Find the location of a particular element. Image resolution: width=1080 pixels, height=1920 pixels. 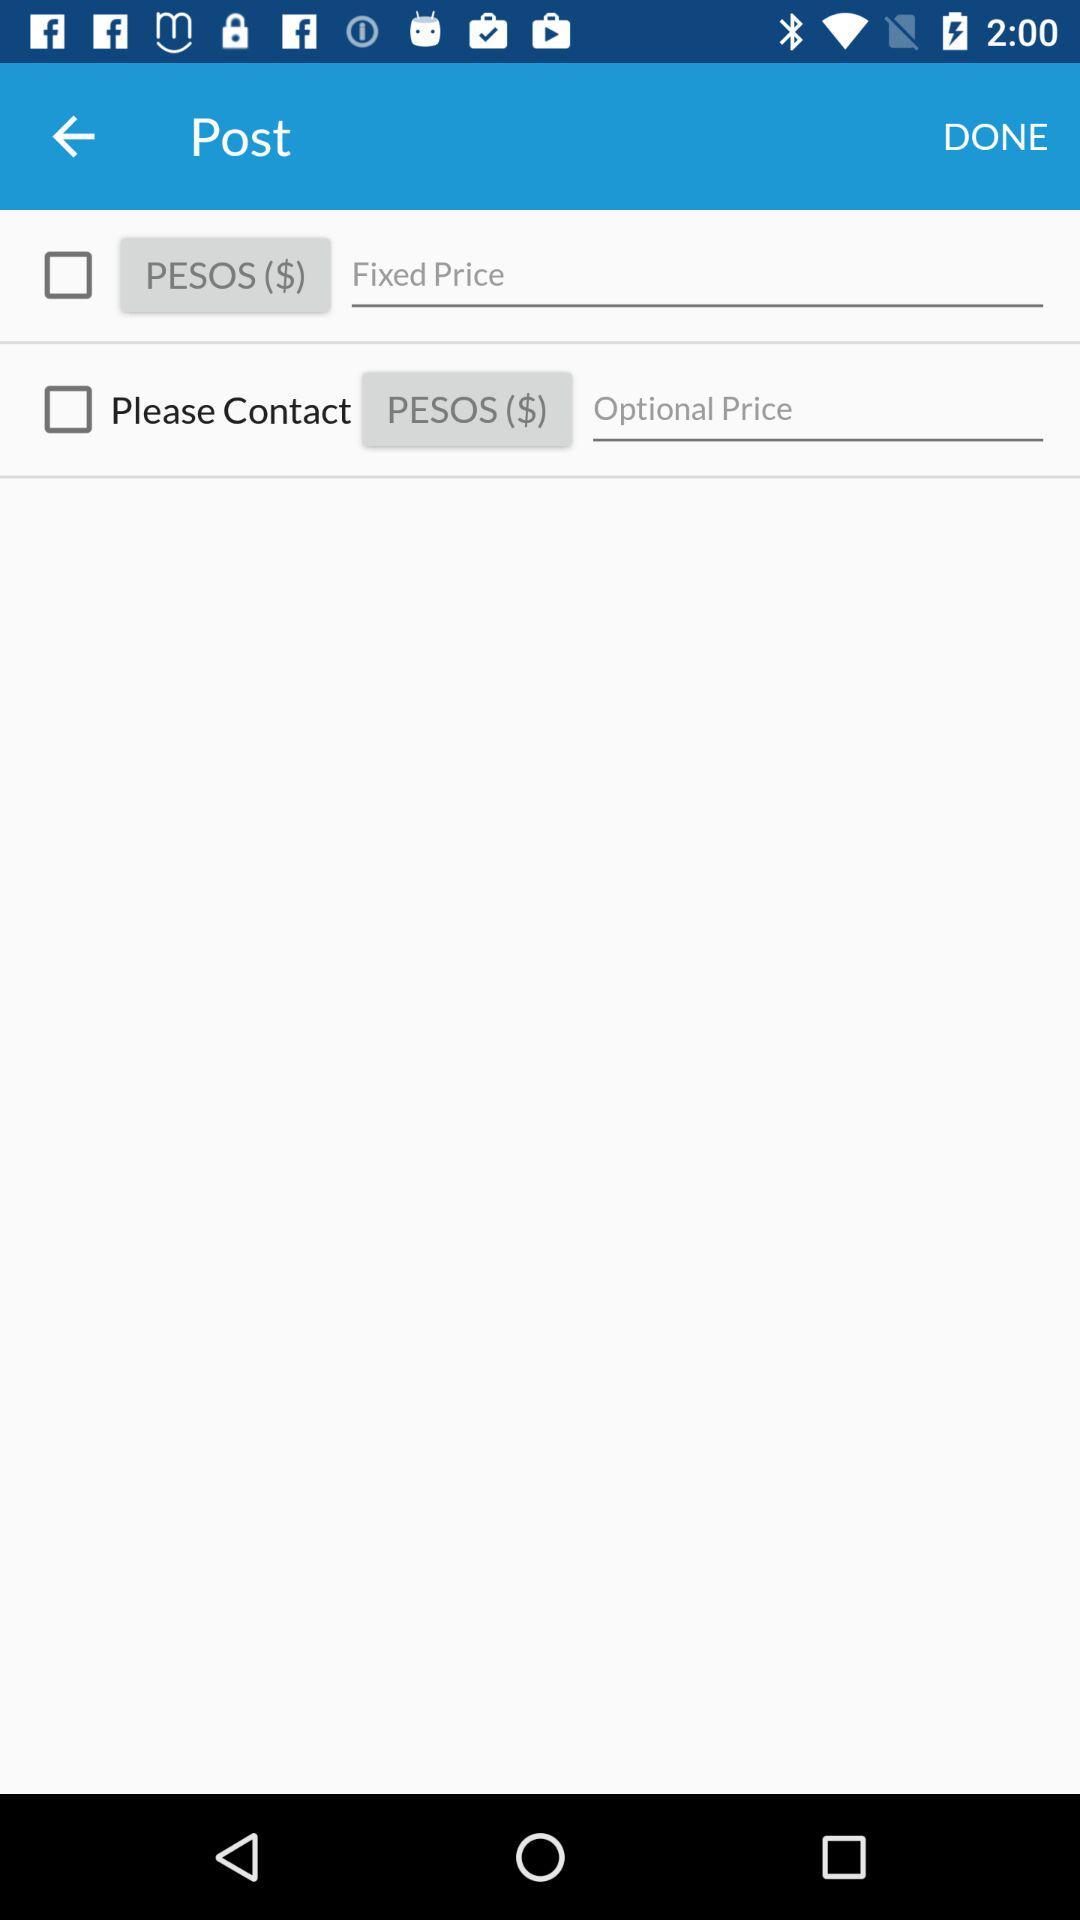

the icon to the right of post icon is located at coordinates (995, 135).